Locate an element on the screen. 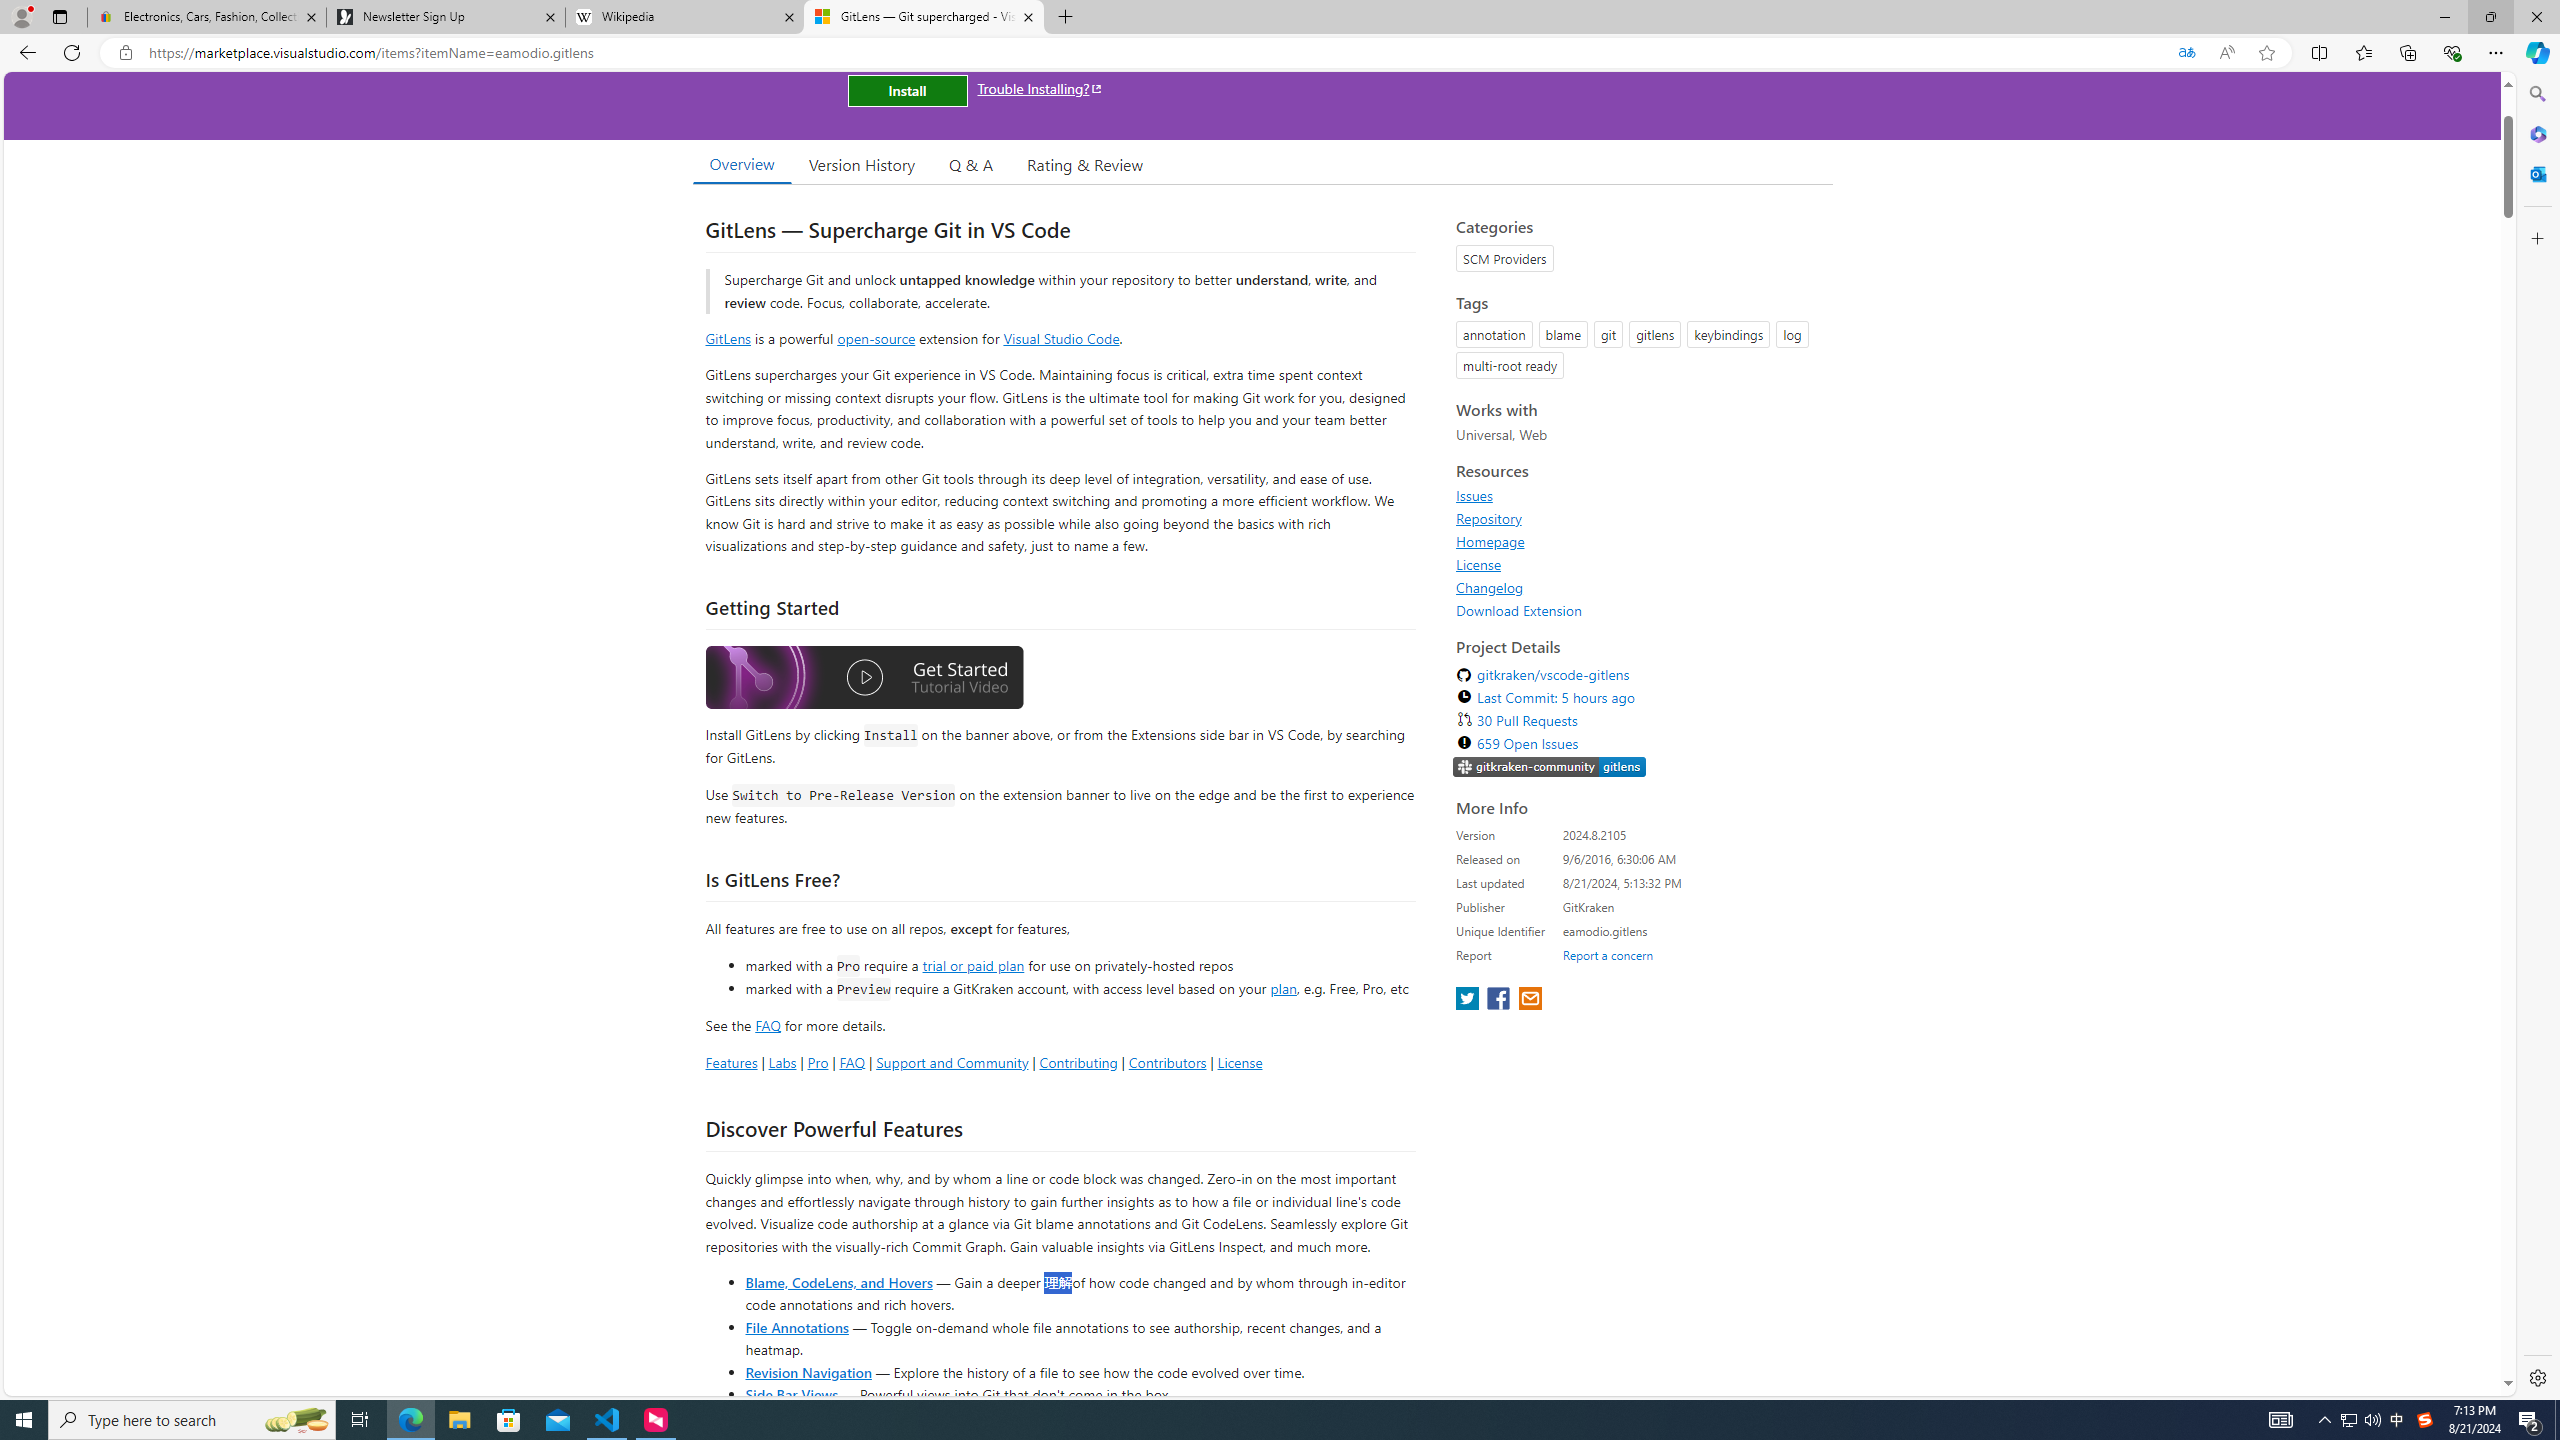 The height and width of the screenshot is (1440, 2560). 'Changelog' is located at coordinates (1488, 586).